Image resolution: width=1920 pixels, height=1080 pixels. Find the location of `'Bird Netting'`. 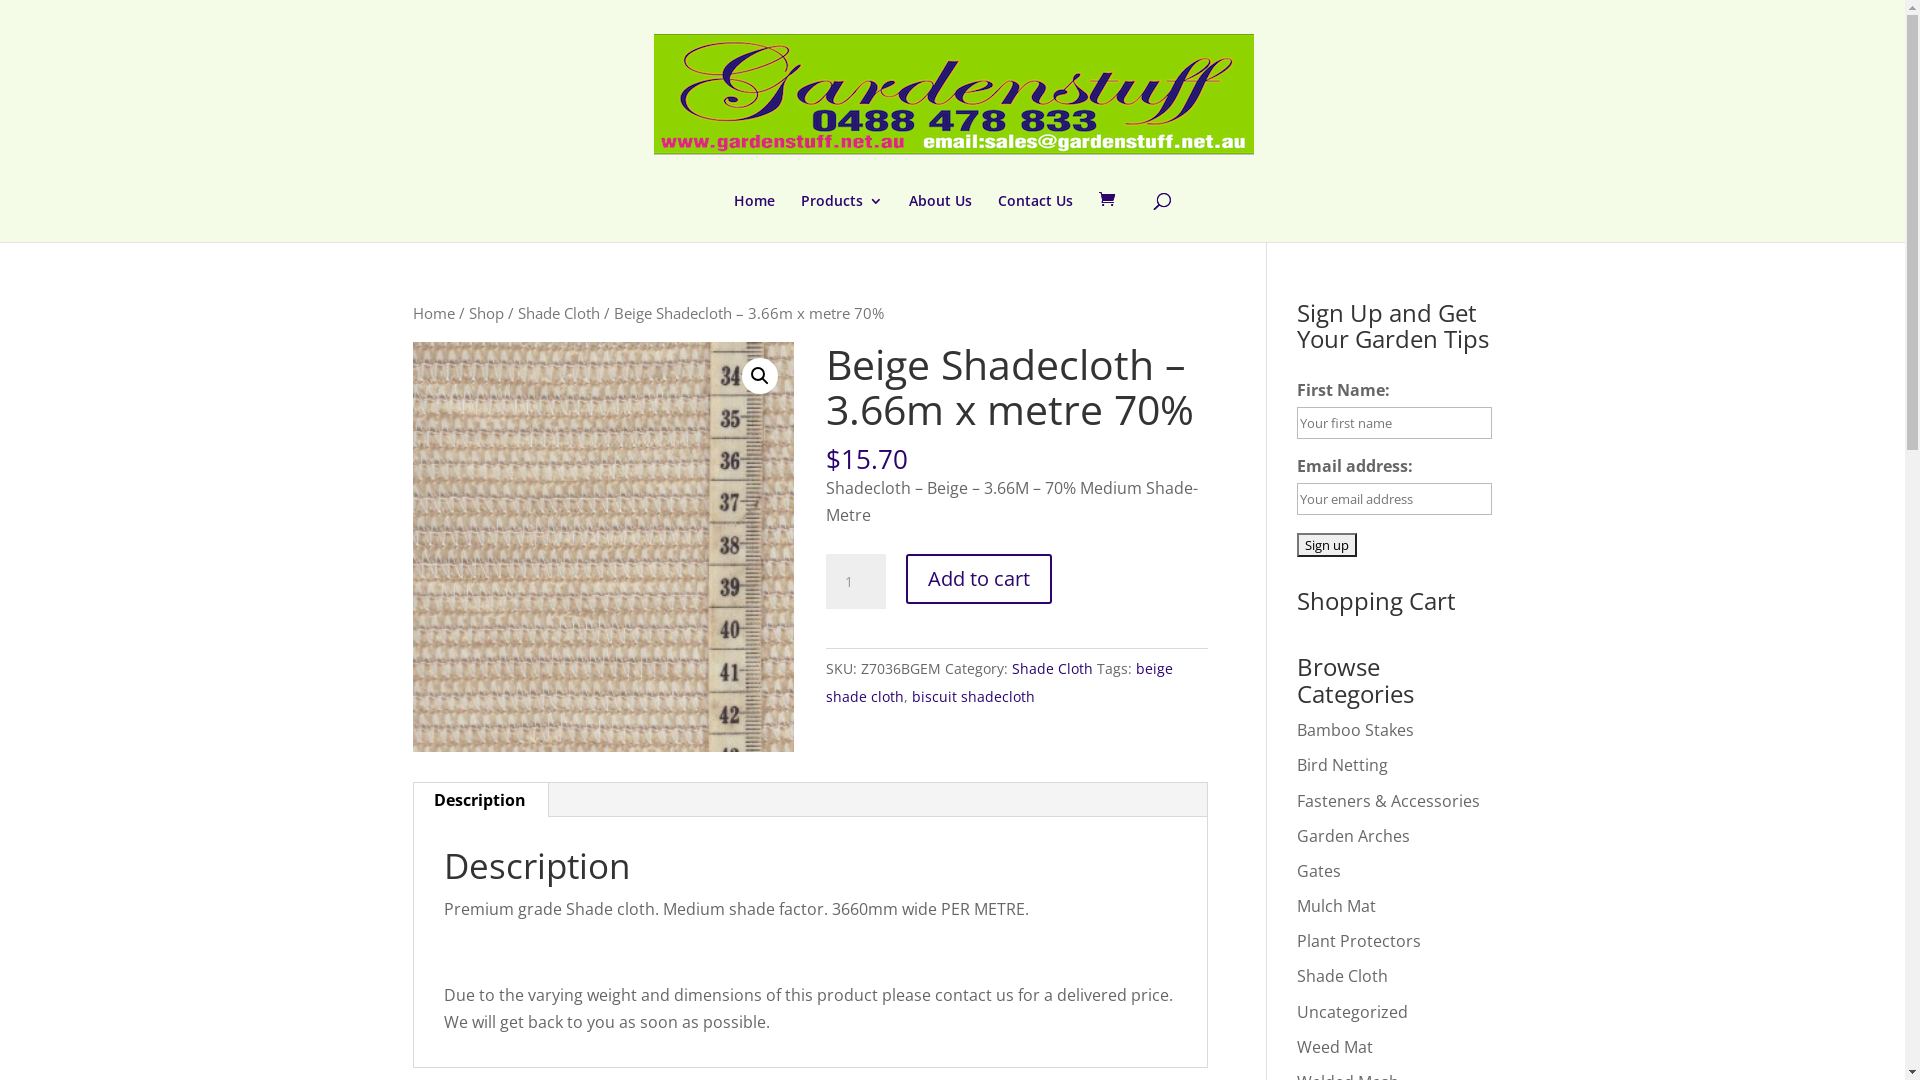

'Bird Netting' is located at coordinates (1342, 764).